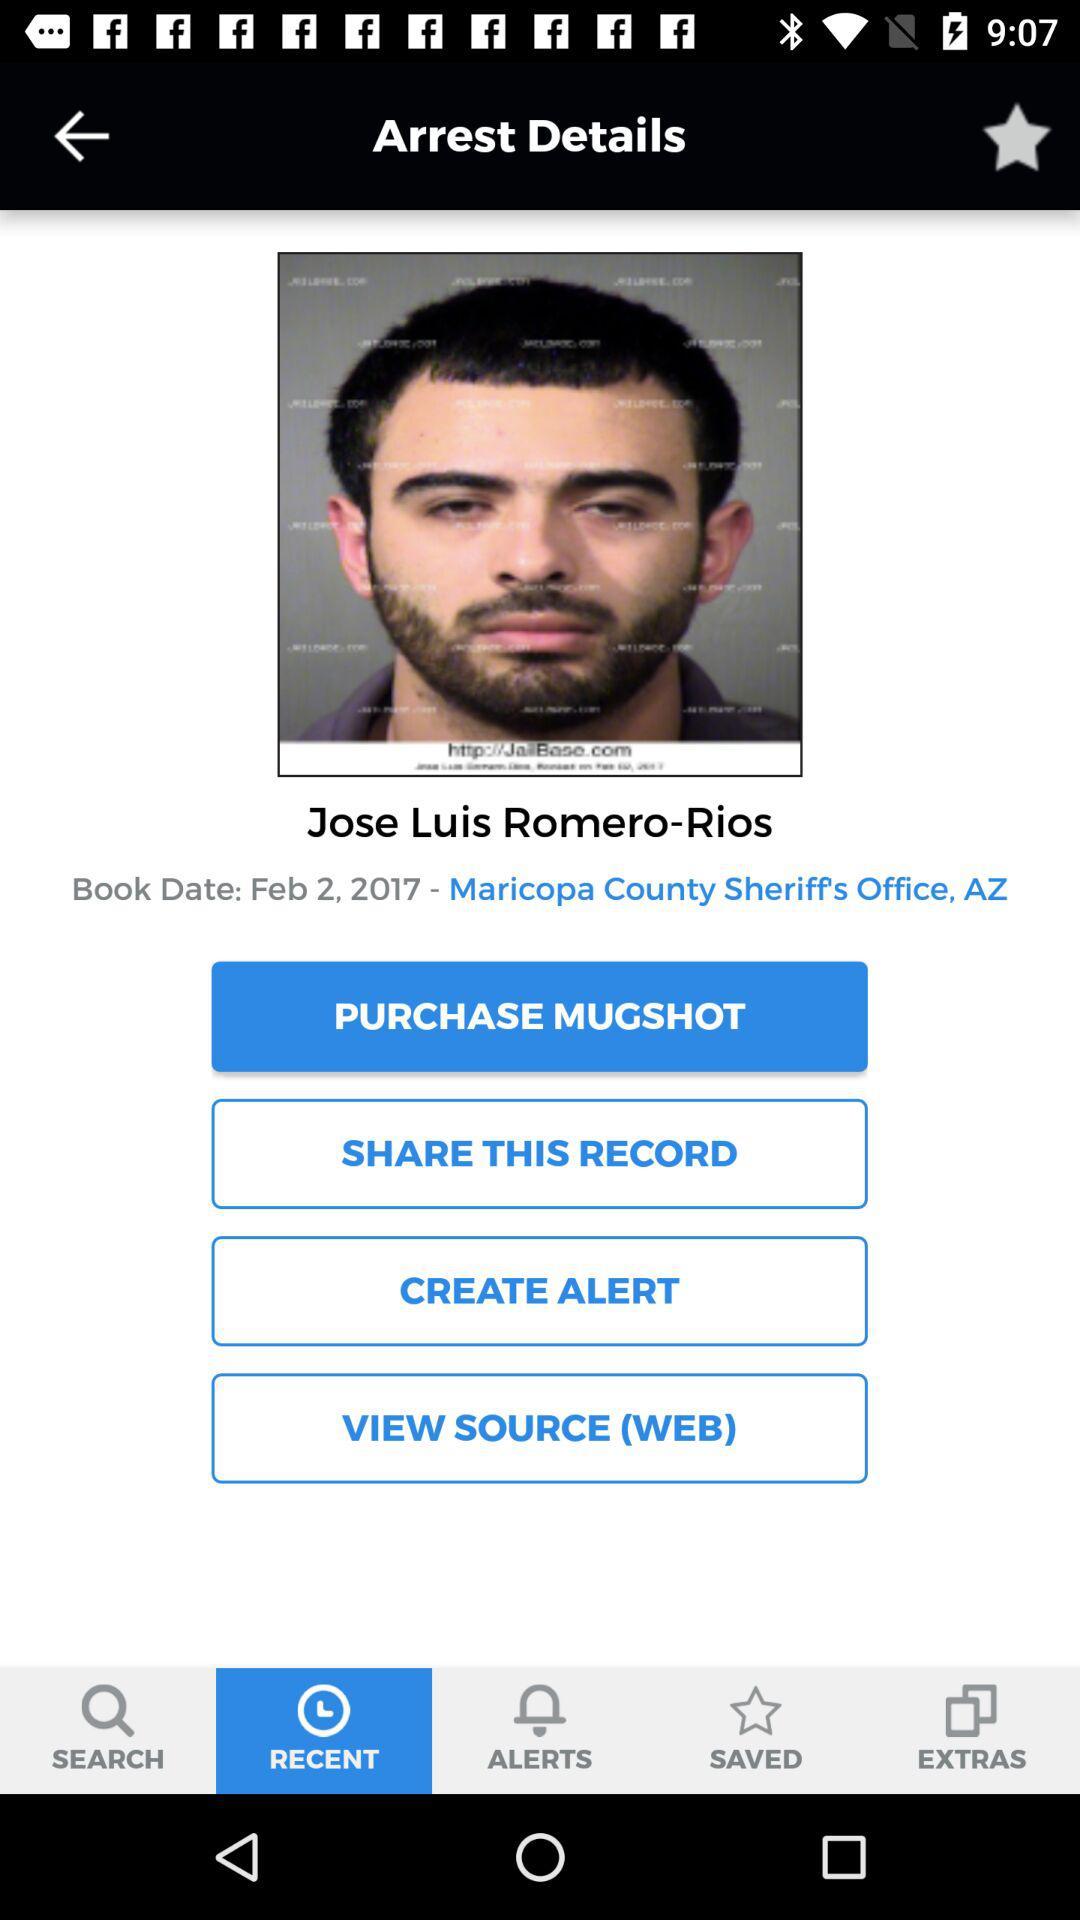 This screenshot has height=1920, width=1080. Describe the element at coordinates (538, 1153) in the screenshot. I see `the share this record icon` at that location.